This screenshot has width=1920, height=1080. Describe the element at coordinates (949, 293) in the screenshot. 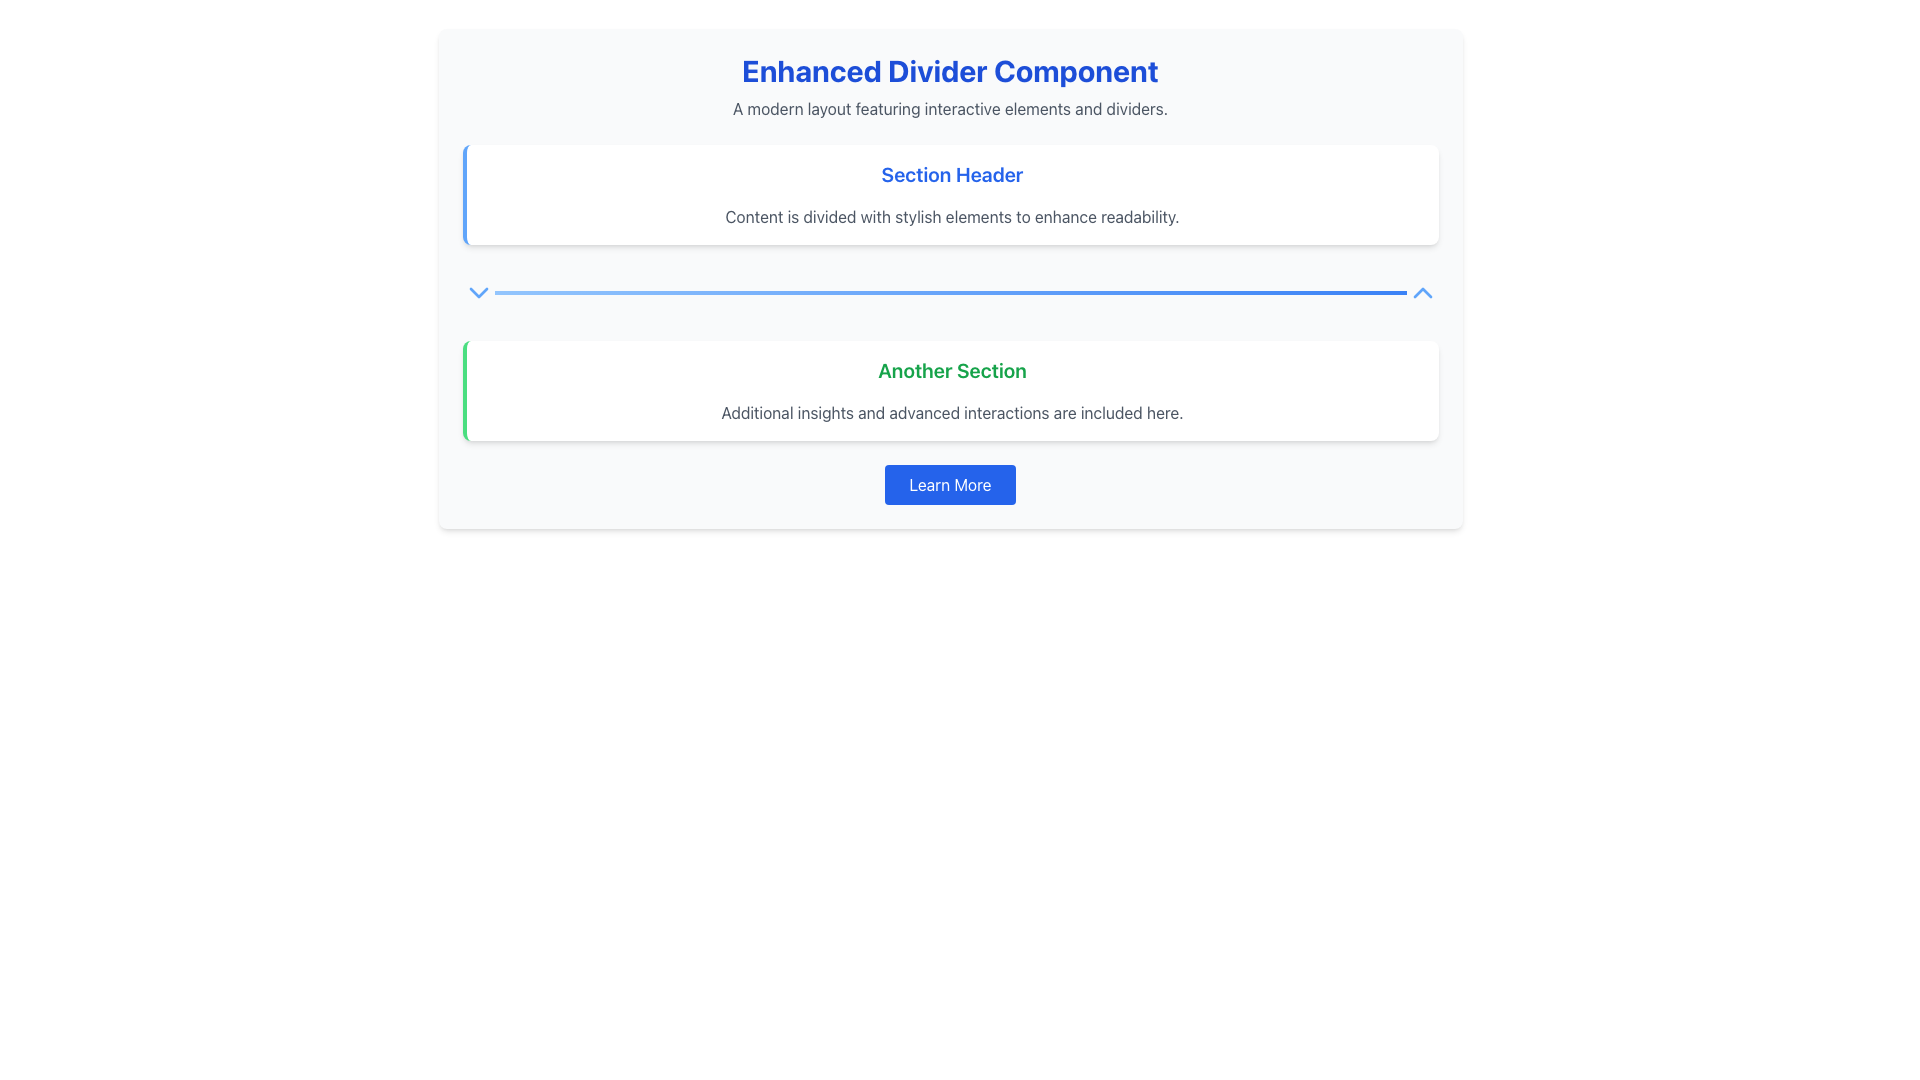

I see `the Horizontal Gradient Divider Line, which is a narrow rectangular component transitioning from light blue to deeper blue, serving as a visual separator between sections of content` at that location.